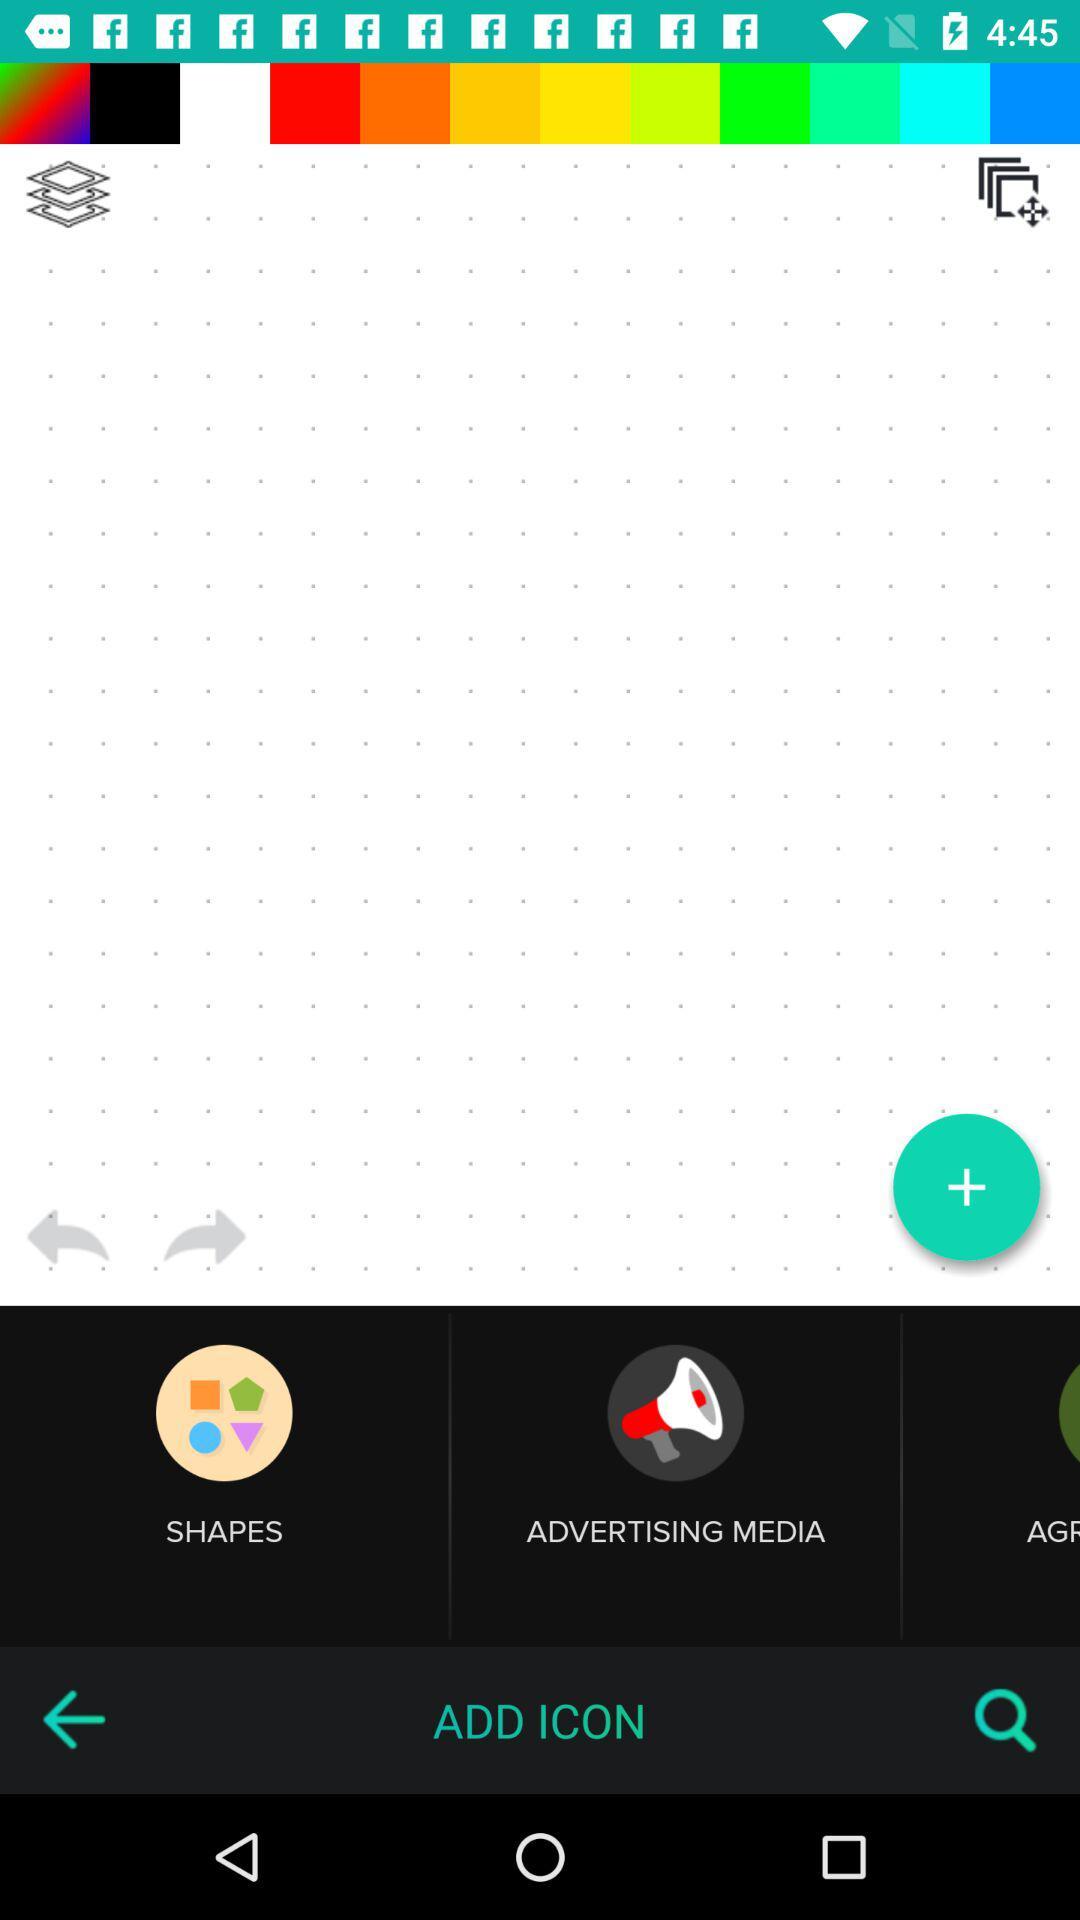  Describe the element at coordinates (1013, 192) in the screenshot. I see `the item at the top right corner` at that location.